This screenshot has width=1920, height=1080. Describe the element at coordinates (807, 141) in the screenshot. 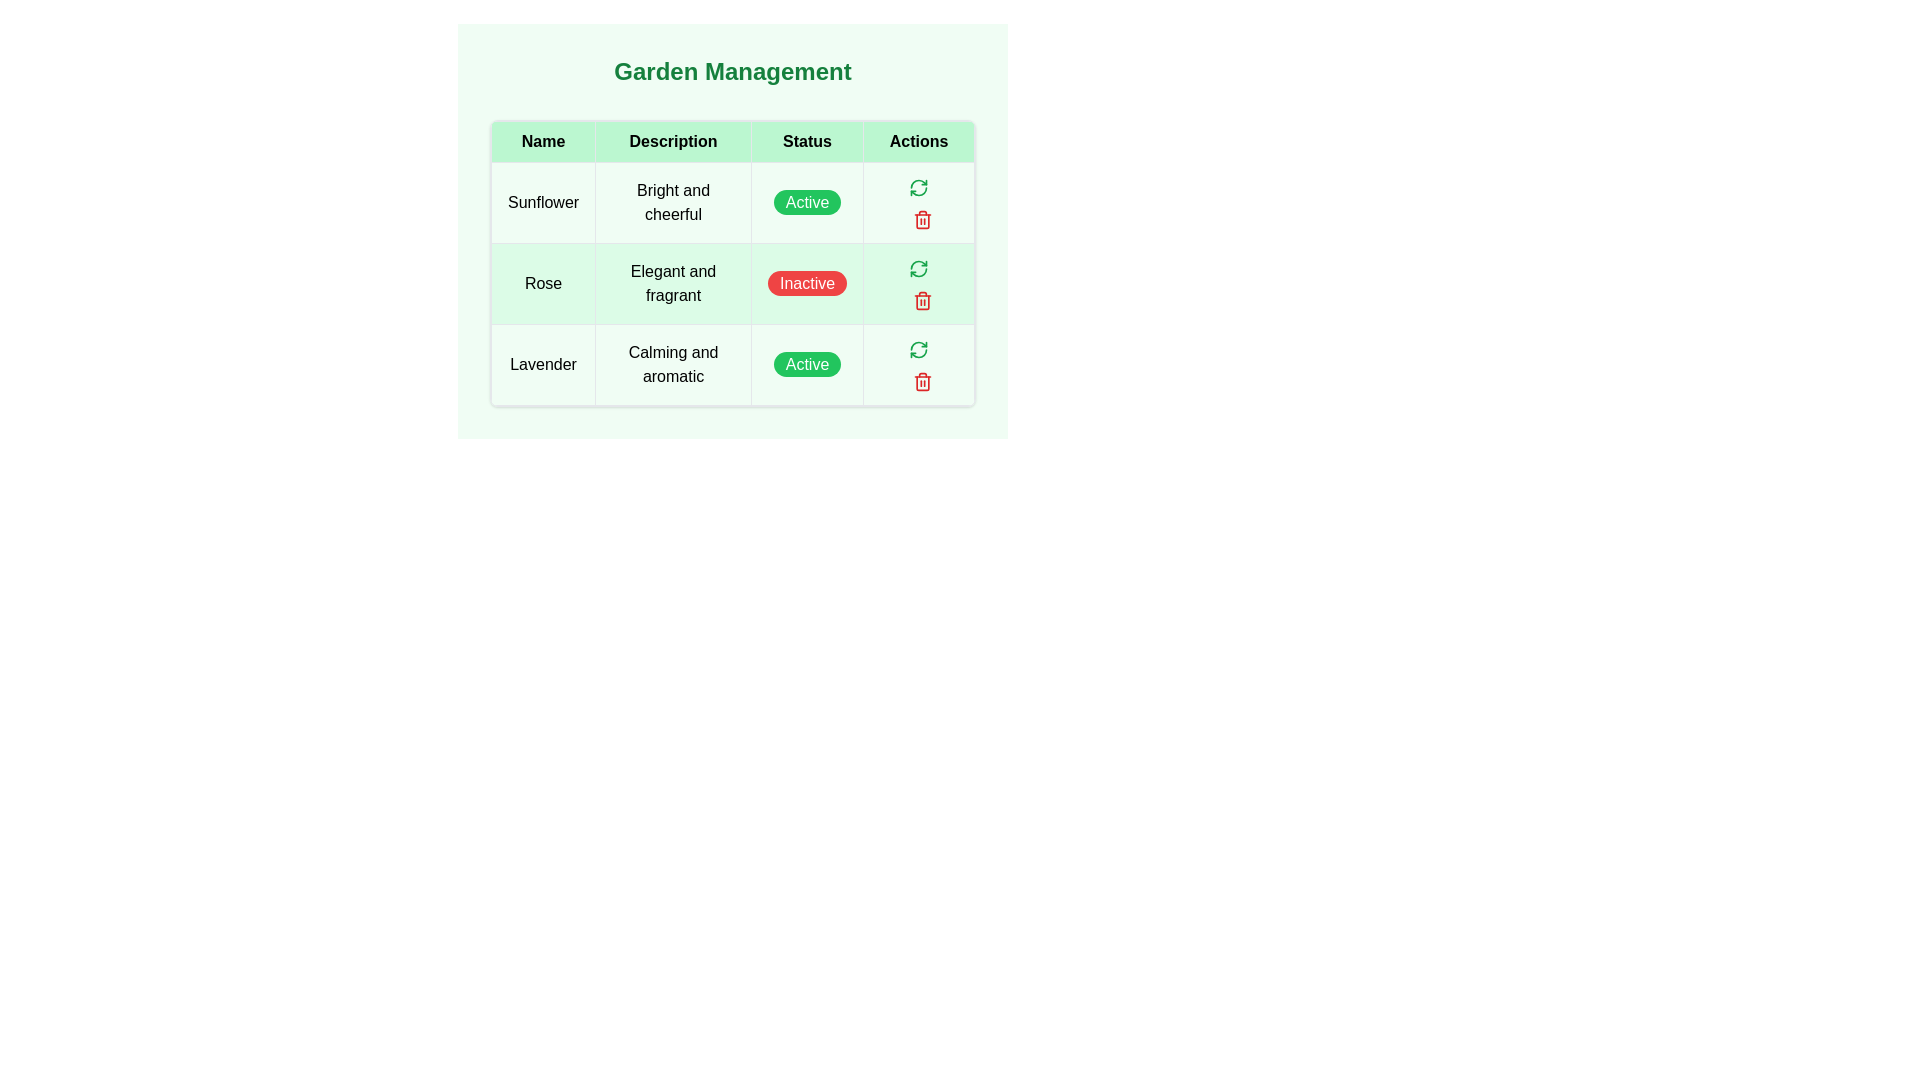

I see `the text label in the third column of the table header, which indicates the data category for the column, positioned between the 'Description' and 'Actions' columns` at that location.